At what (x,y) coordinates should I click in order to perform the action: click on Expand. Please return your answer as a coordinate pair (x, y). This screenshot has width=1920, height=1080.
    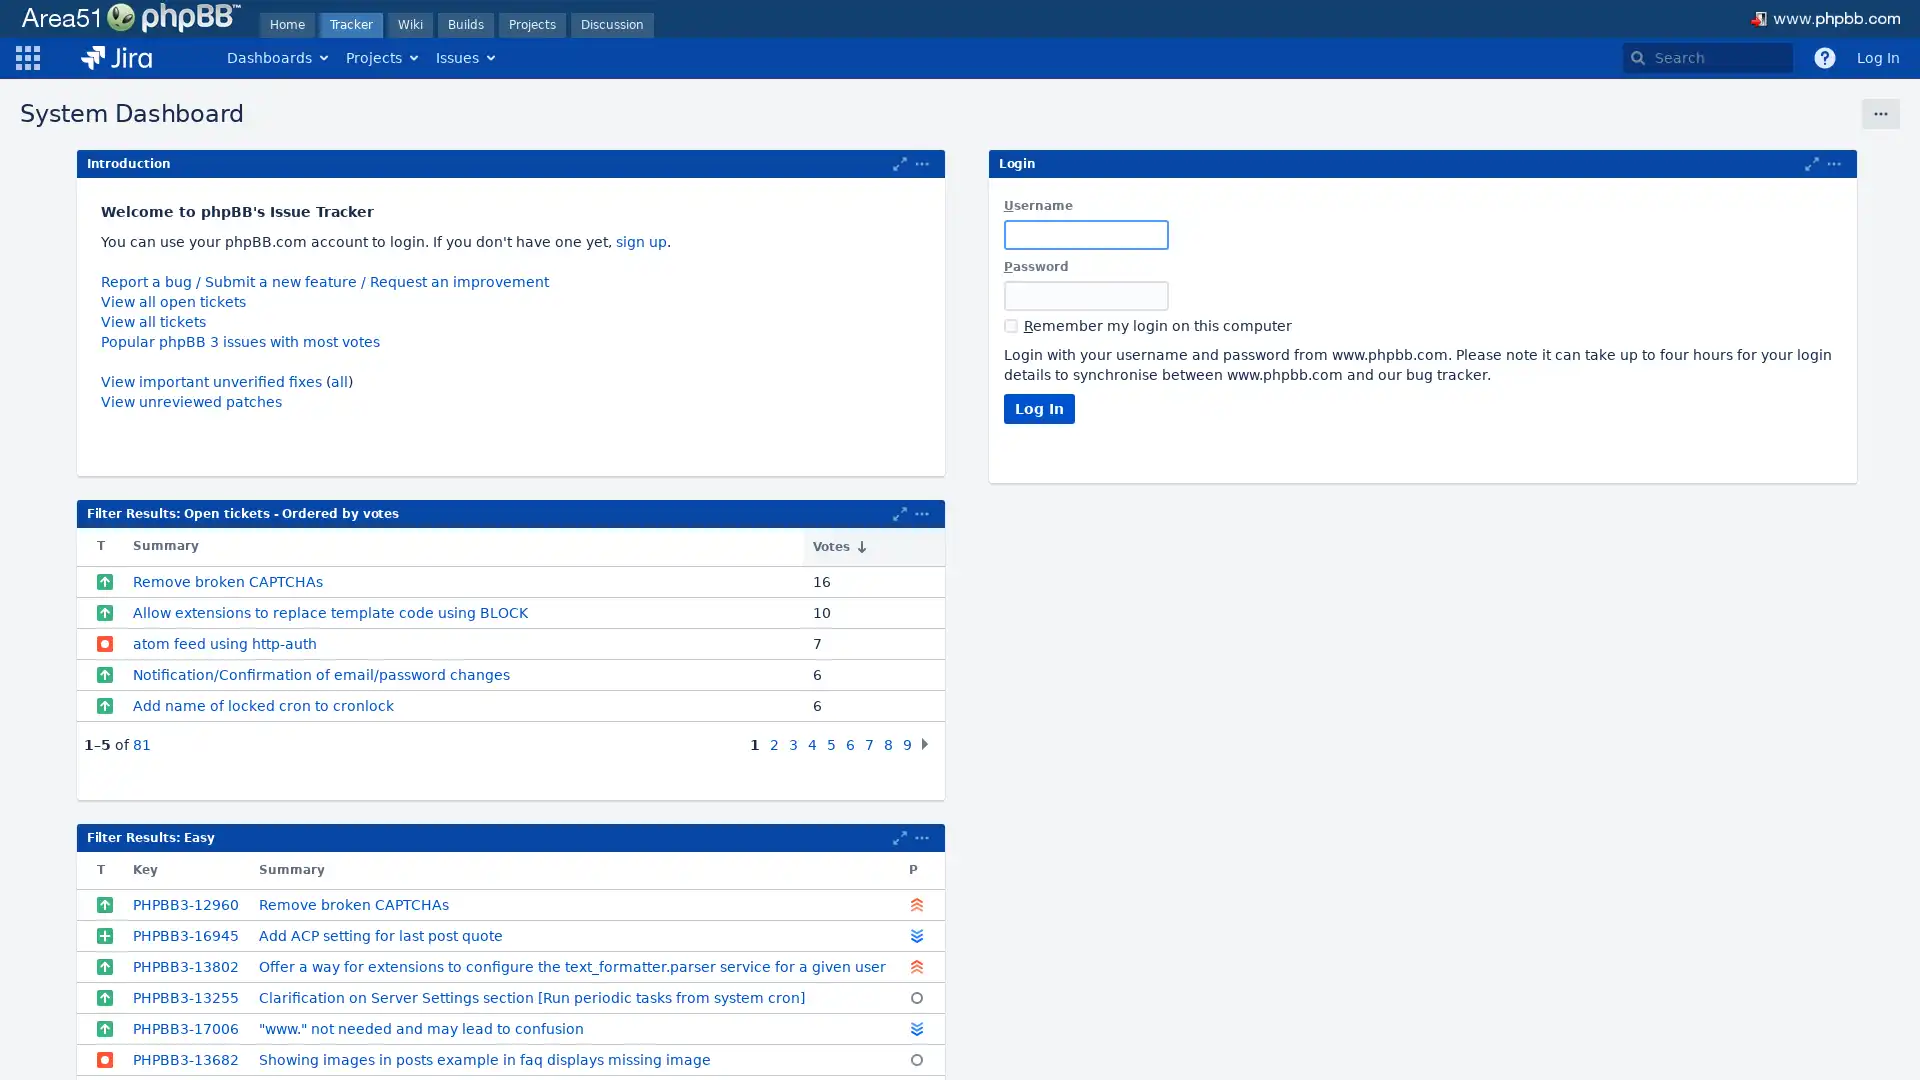
    Looking at the image, I should click on (920, 512).